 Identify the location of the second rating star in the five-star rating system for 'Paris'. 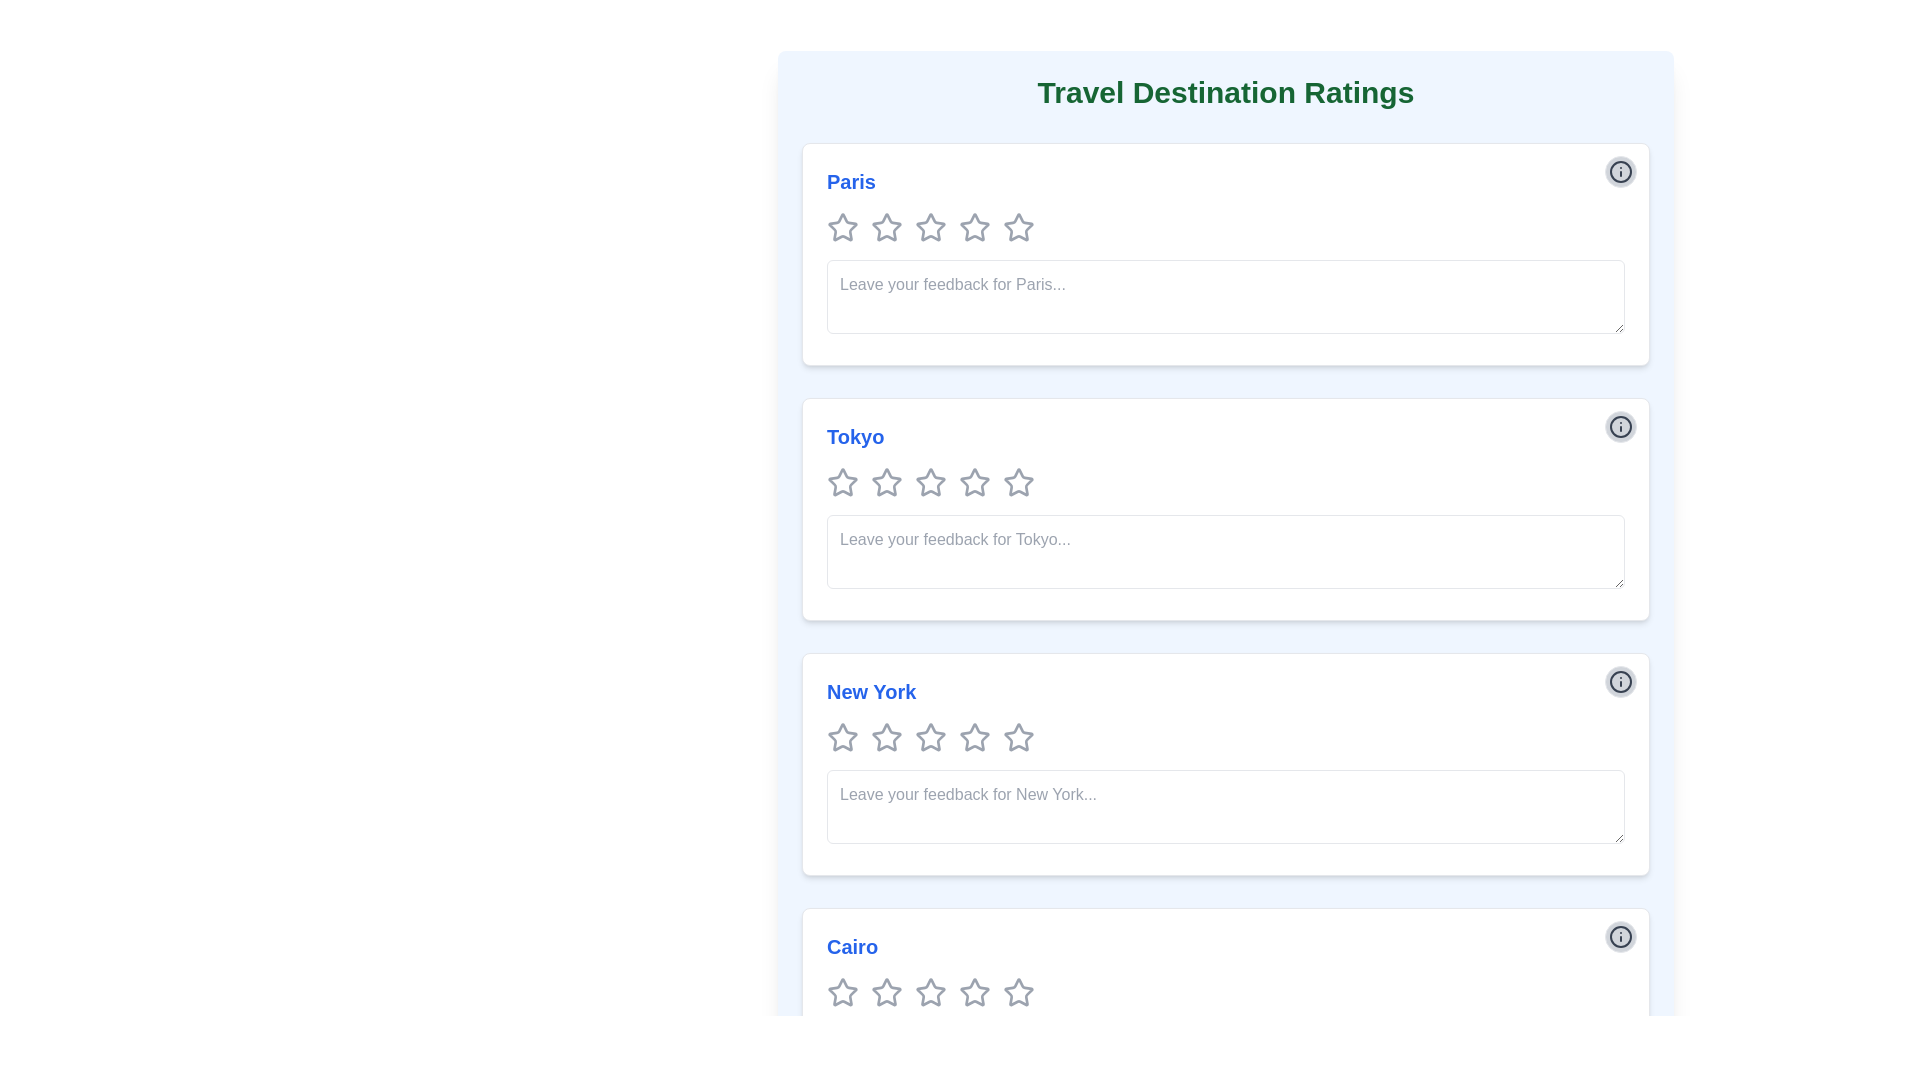
(1018, 226).